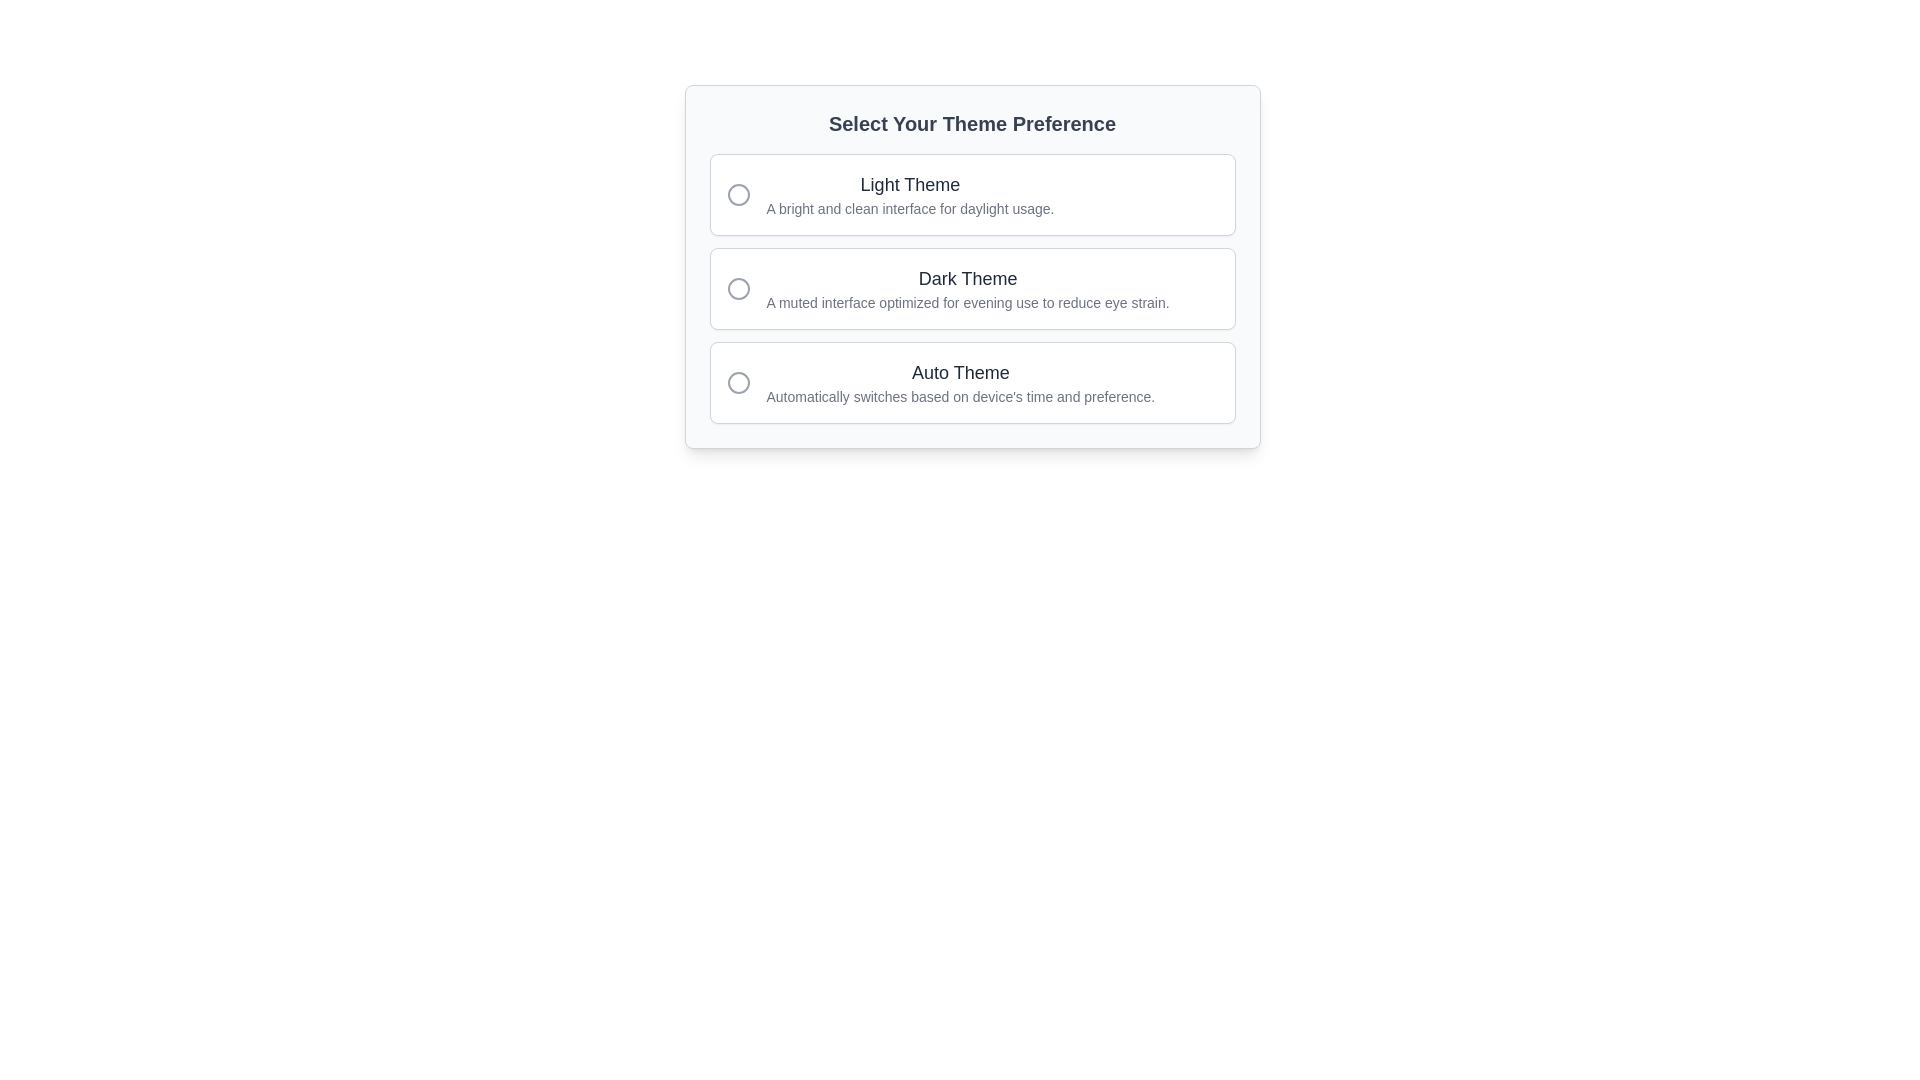  What do you see at coordinates (909, 195) in the screenshot?
I see `the Text element displaying the title 'Light Theme' and its description 'A bright and clean interface for daylight usage.', which is part of the first selectable option in the theme preferences list` at bounding box center [909, 195].